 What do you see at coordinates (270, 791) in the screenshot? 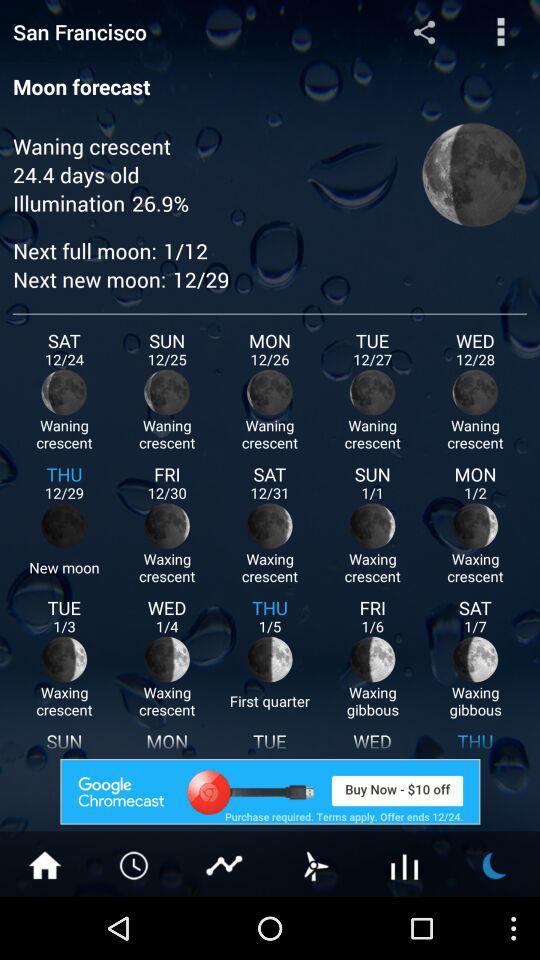
I see `the advertised site` at bounding box center [270, 791].